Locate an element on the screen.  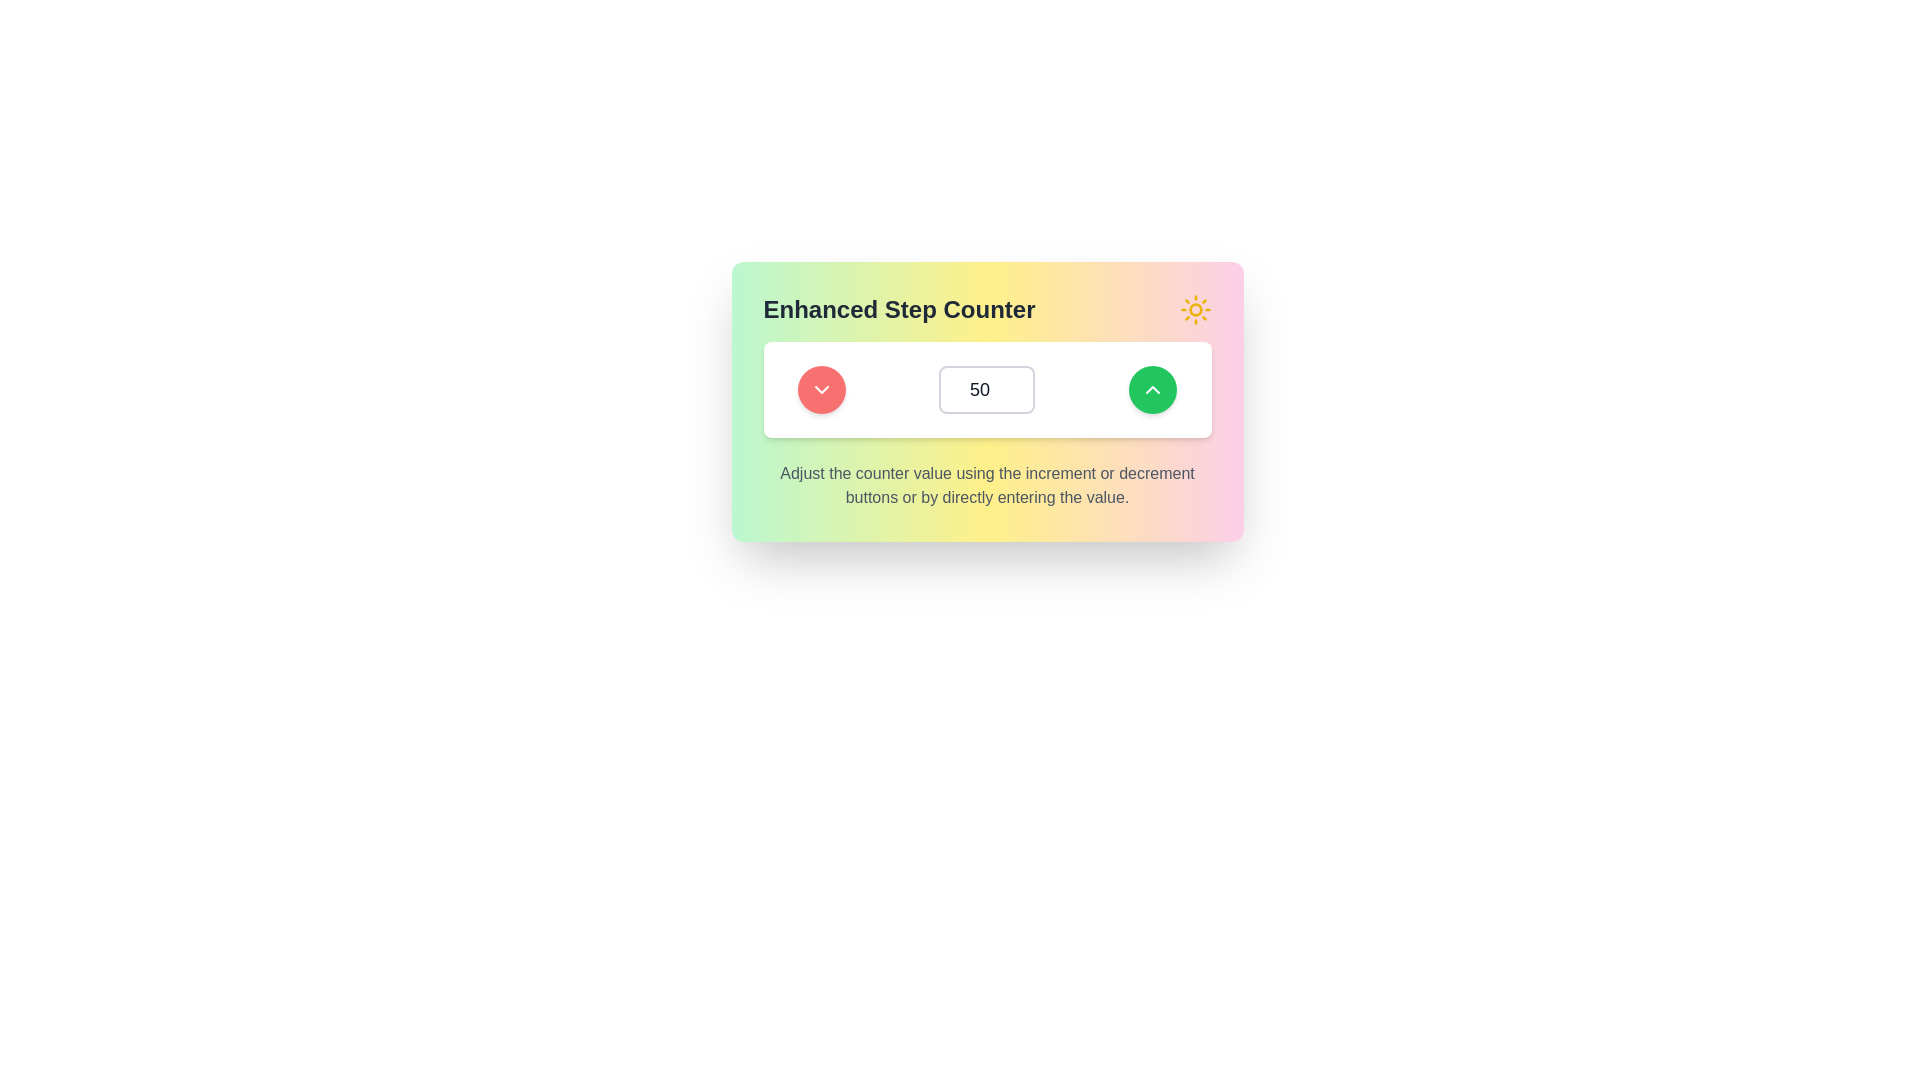
the sun-shaped icon with a yellow outline located is located at coordinates (1195, 309).